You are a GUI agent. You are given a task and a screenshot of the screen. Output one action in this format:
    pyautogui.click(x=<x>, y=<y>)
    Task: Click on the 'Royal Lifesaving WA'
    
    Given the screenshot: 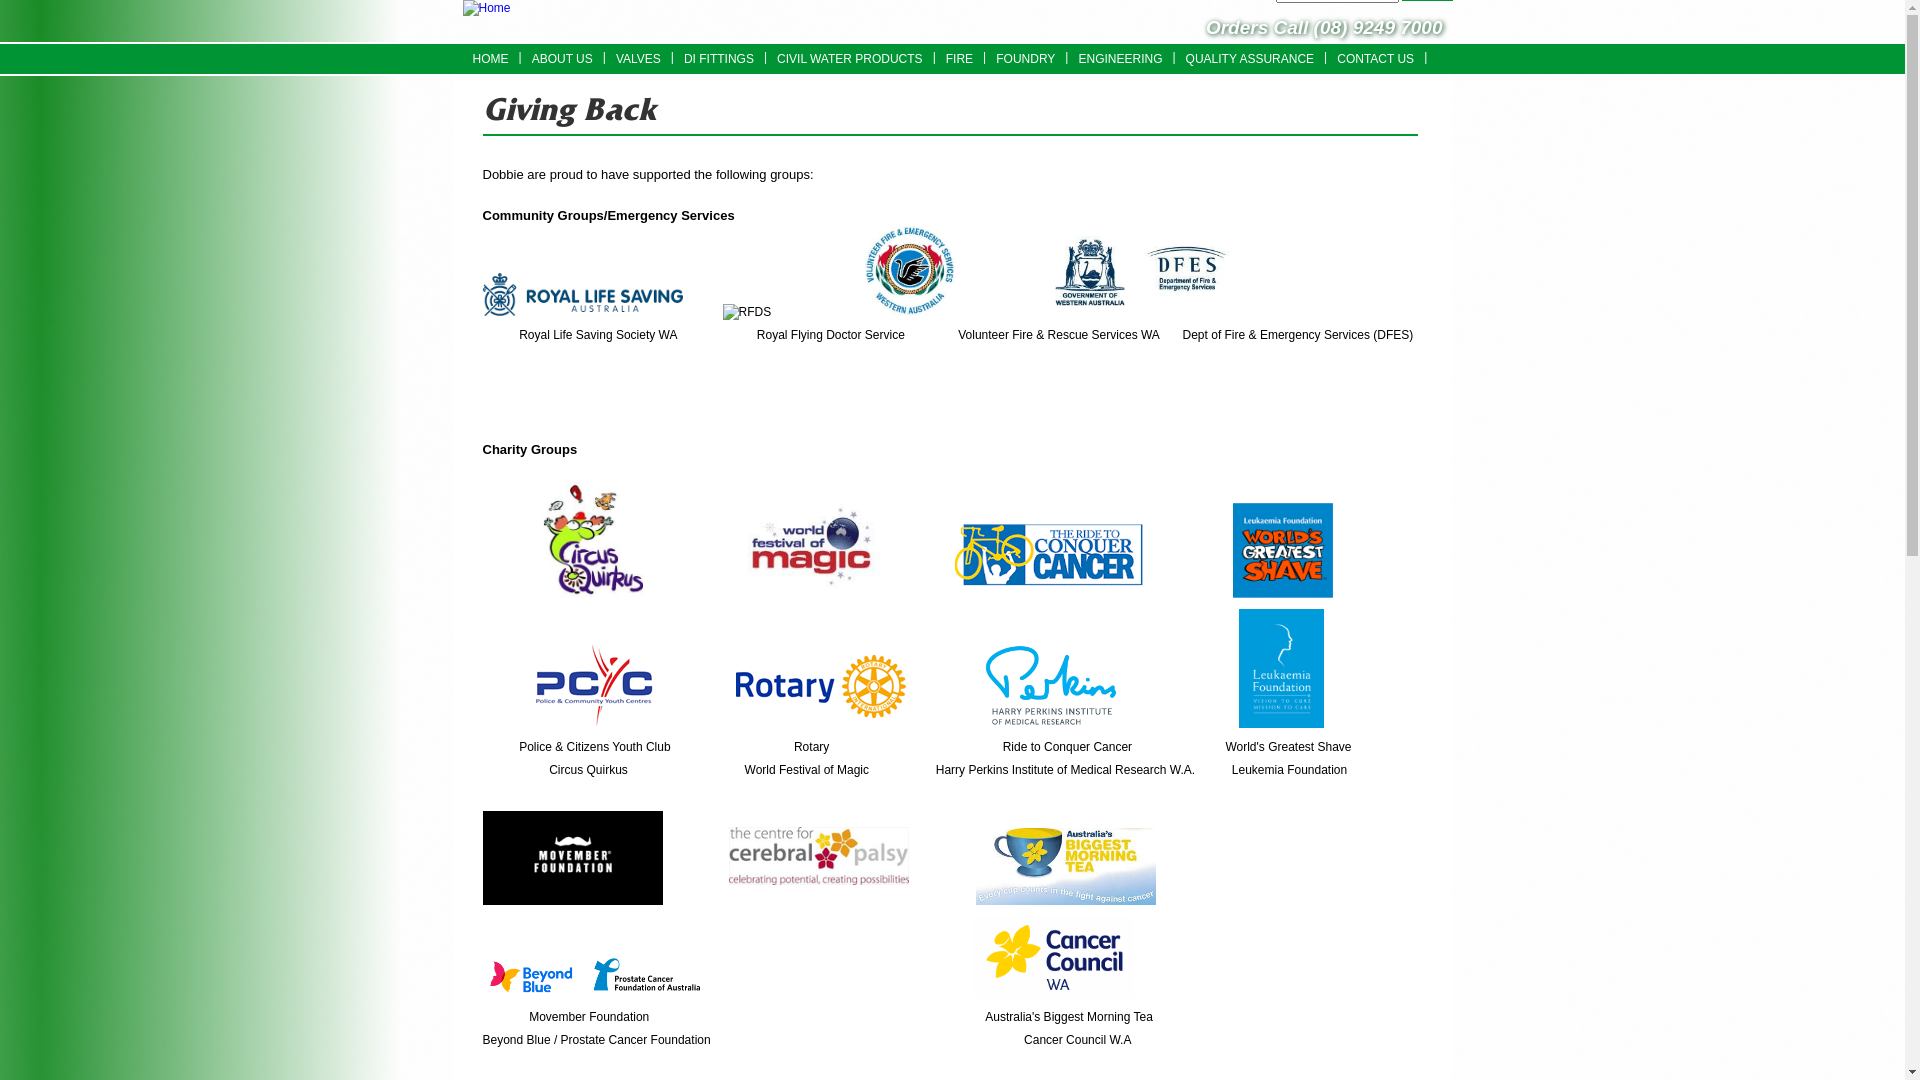 What is the action you would take?
    pyautogui.click(x=580, y=294)
    